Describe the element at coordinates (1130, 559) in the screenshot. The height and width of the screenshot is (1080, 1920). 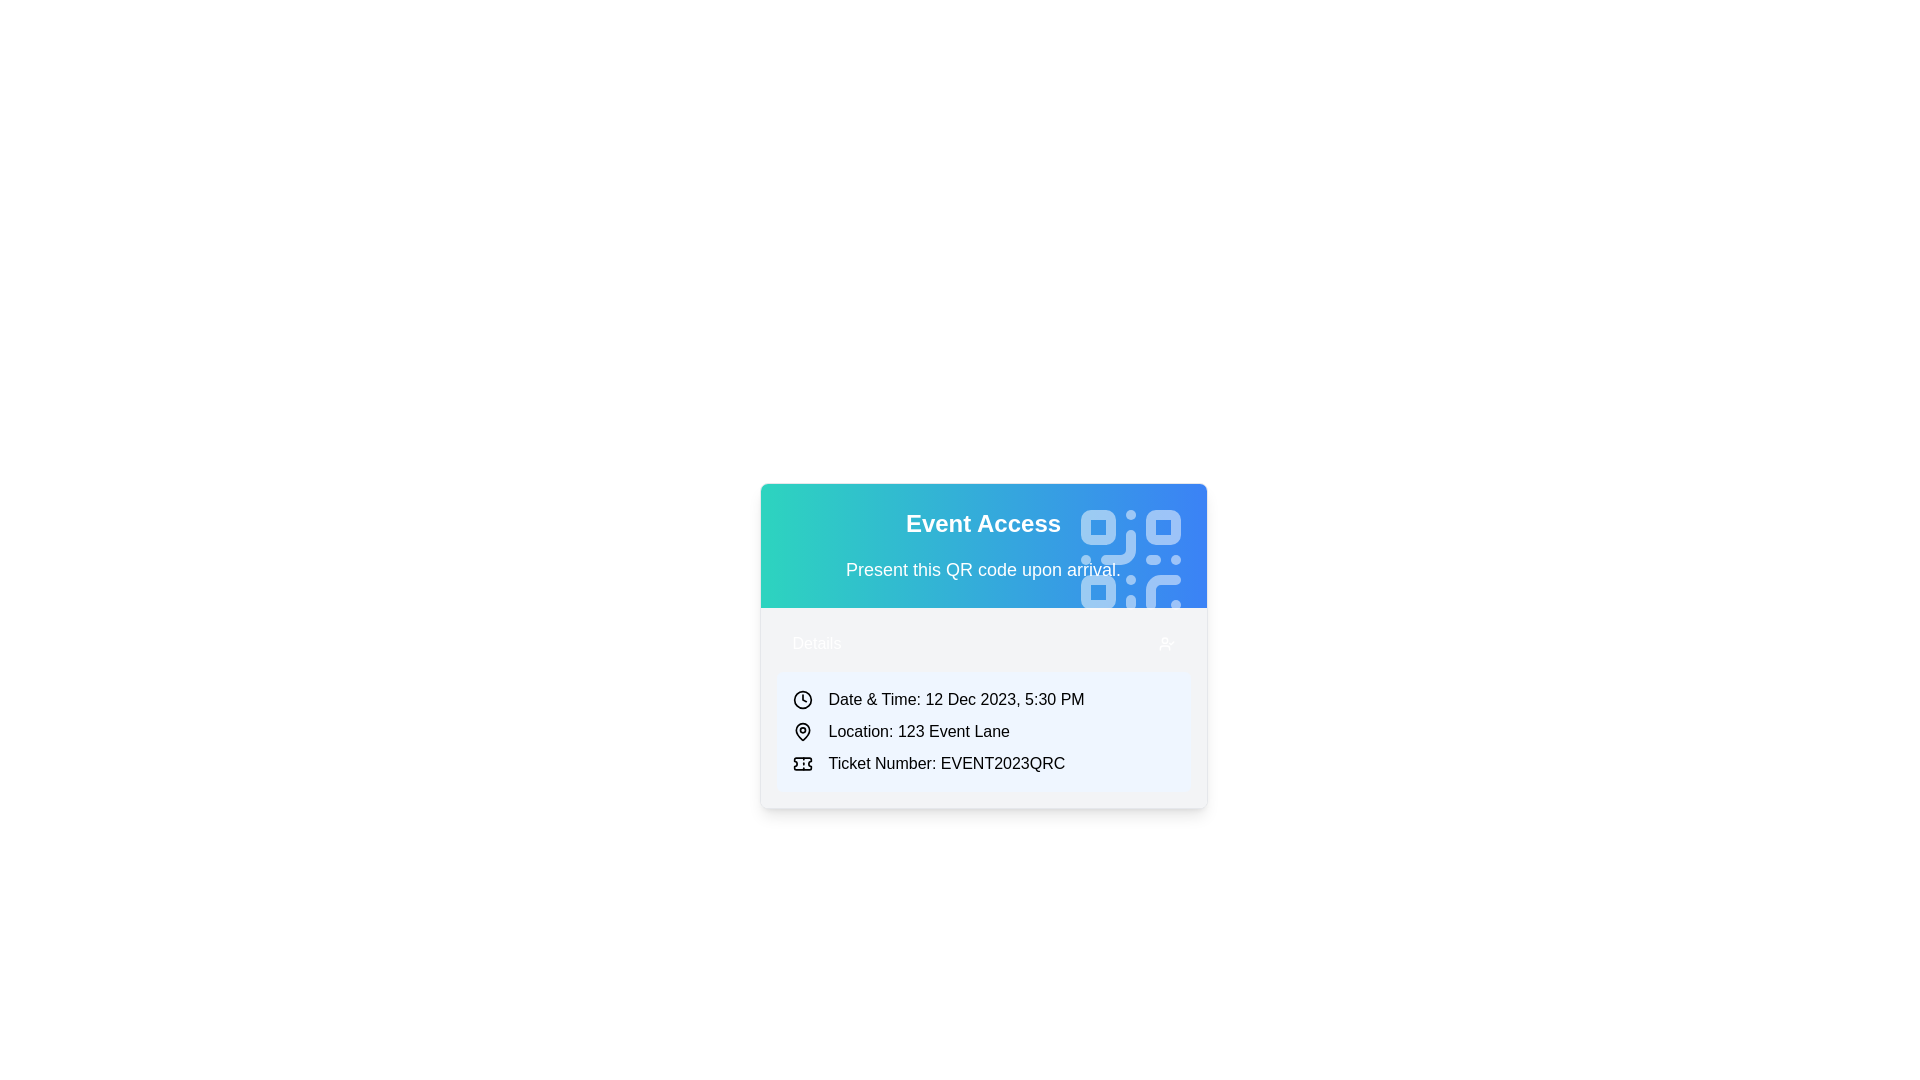
I see `the QR code element, which is a graphical representation of a QR code located in the top-right corner of an informational banner with a blue-gradient background, adjacent to the text 'Event Access'` at that location.